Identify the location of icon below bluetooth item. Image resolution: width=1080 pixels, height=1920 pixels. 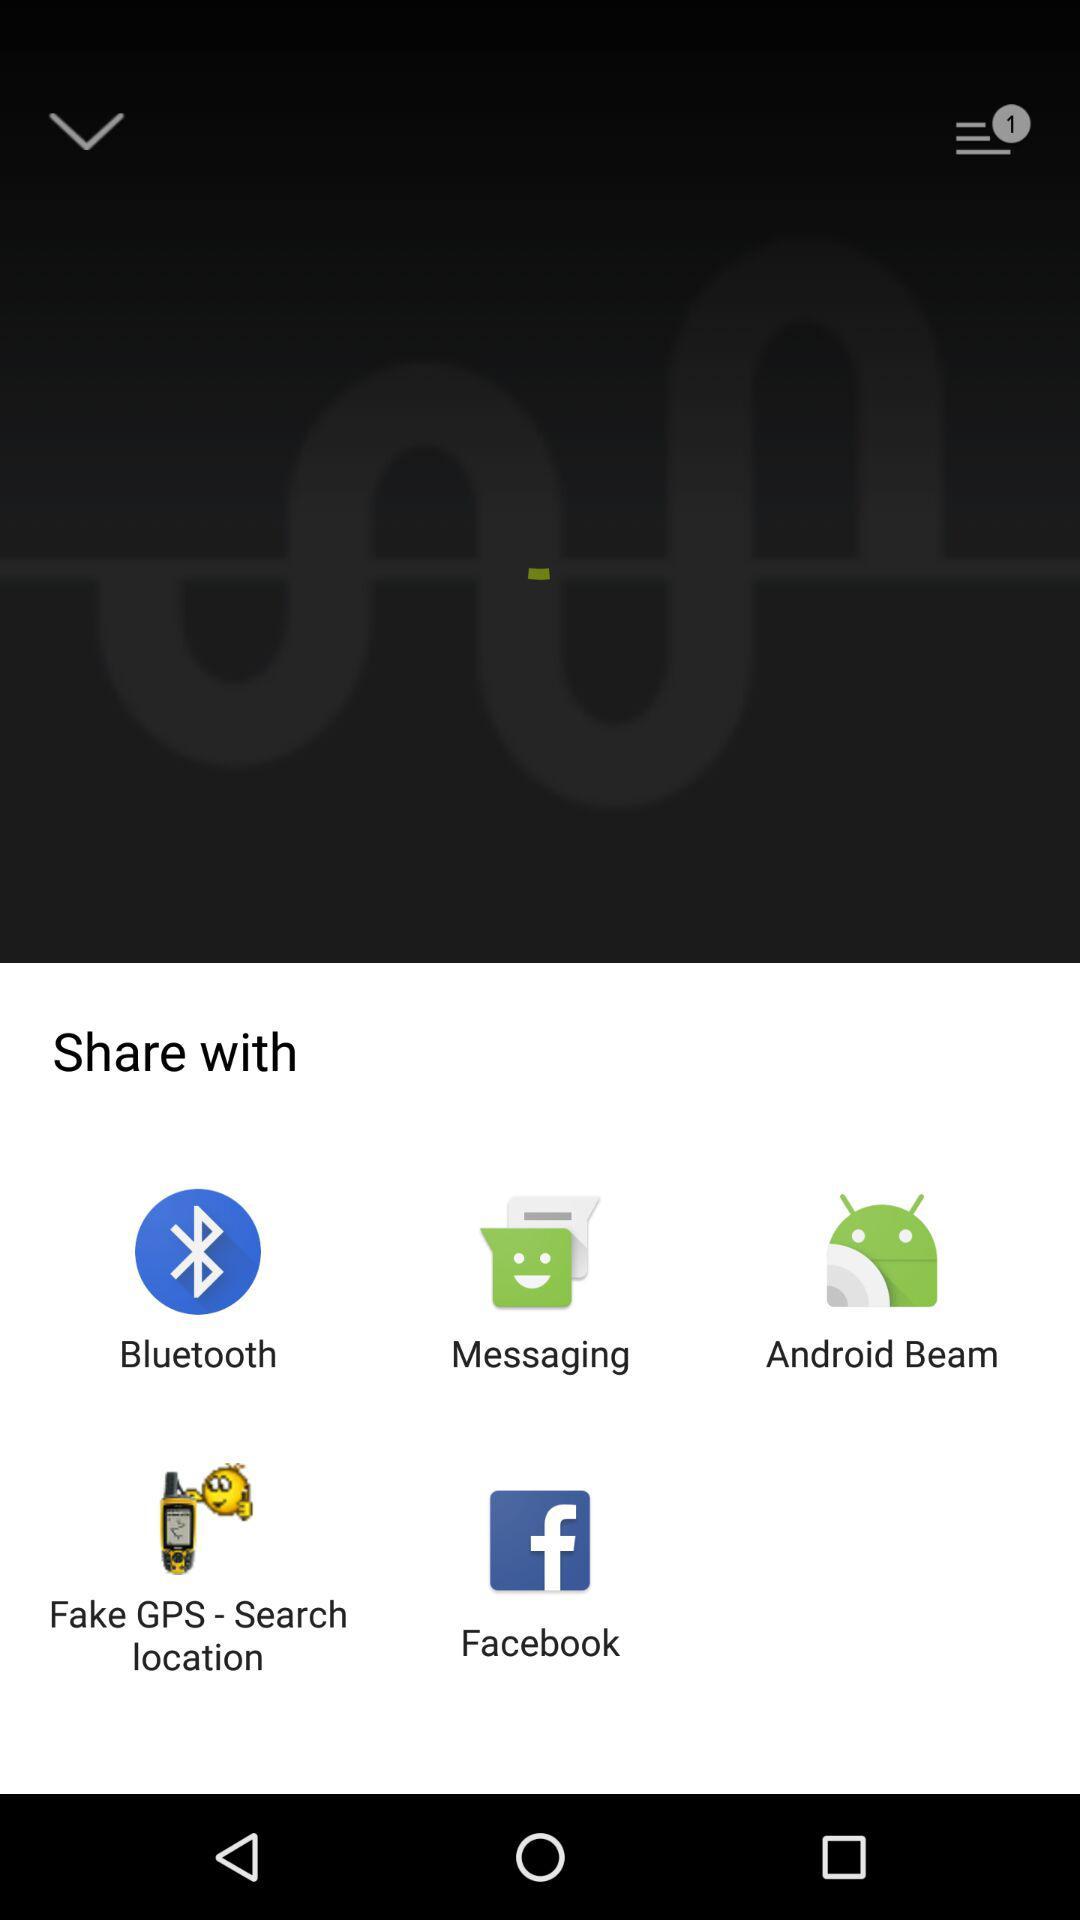
(198, 1571).